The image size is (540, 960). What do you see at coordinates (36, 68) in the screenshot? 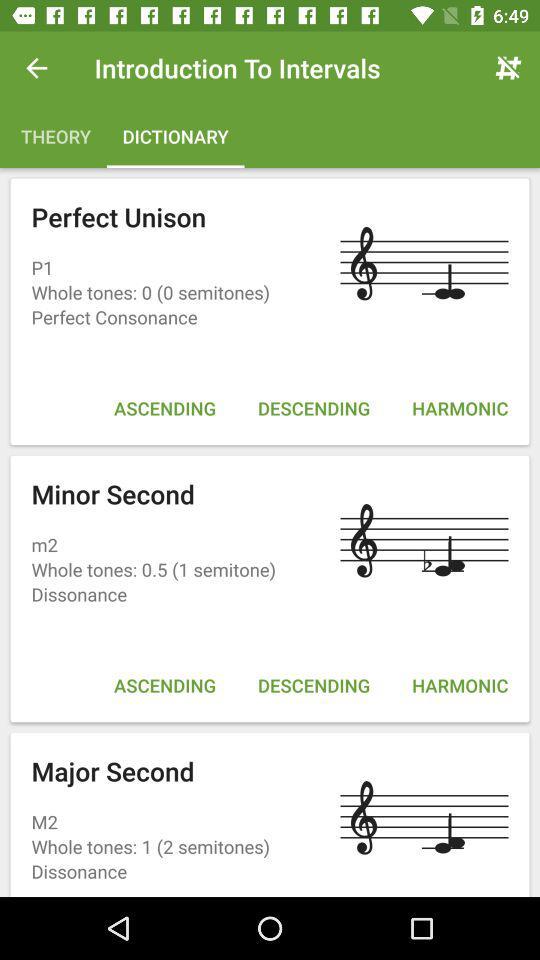
I see `the item above theory item` at bounding box center [36, 68].